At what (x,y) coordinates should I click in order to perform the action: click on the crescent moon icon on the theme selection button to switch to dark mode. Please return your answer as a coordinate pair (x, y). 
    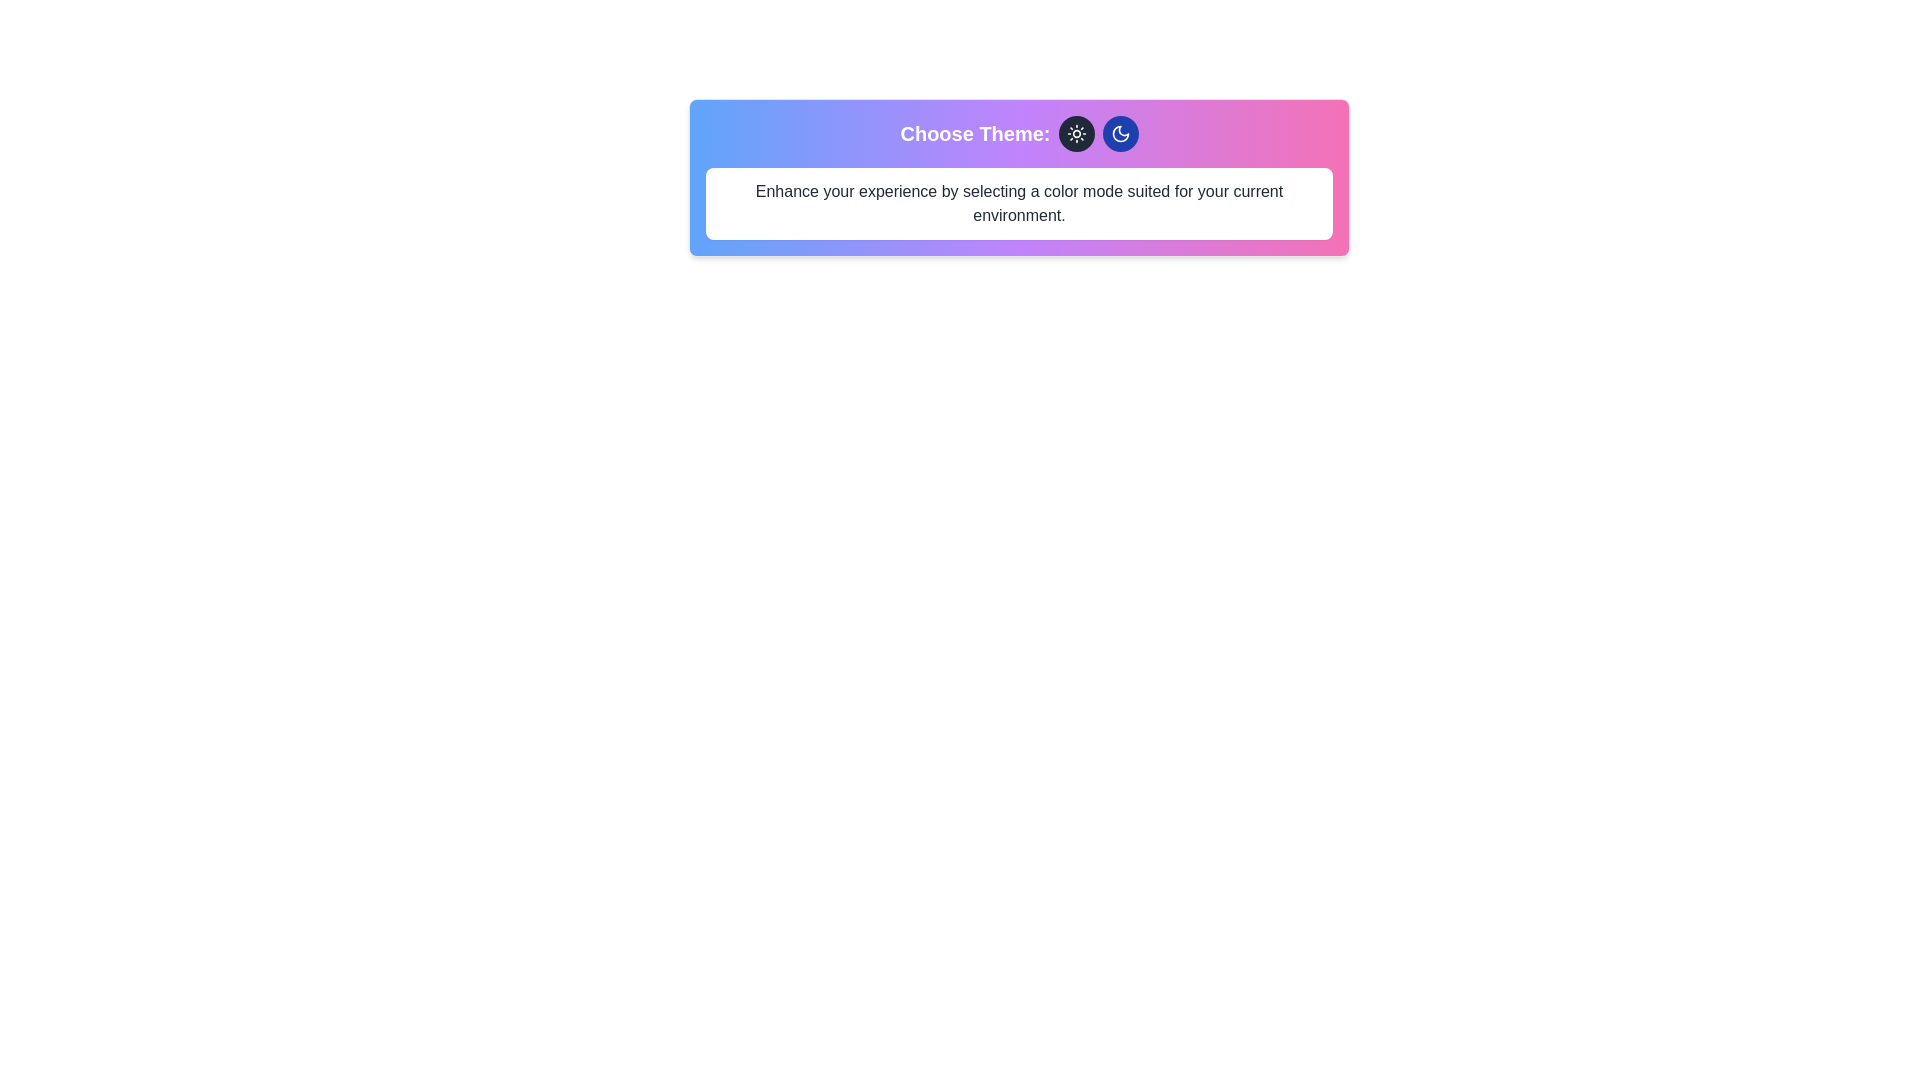
    Looking at the image, I should click on (1120, 134).